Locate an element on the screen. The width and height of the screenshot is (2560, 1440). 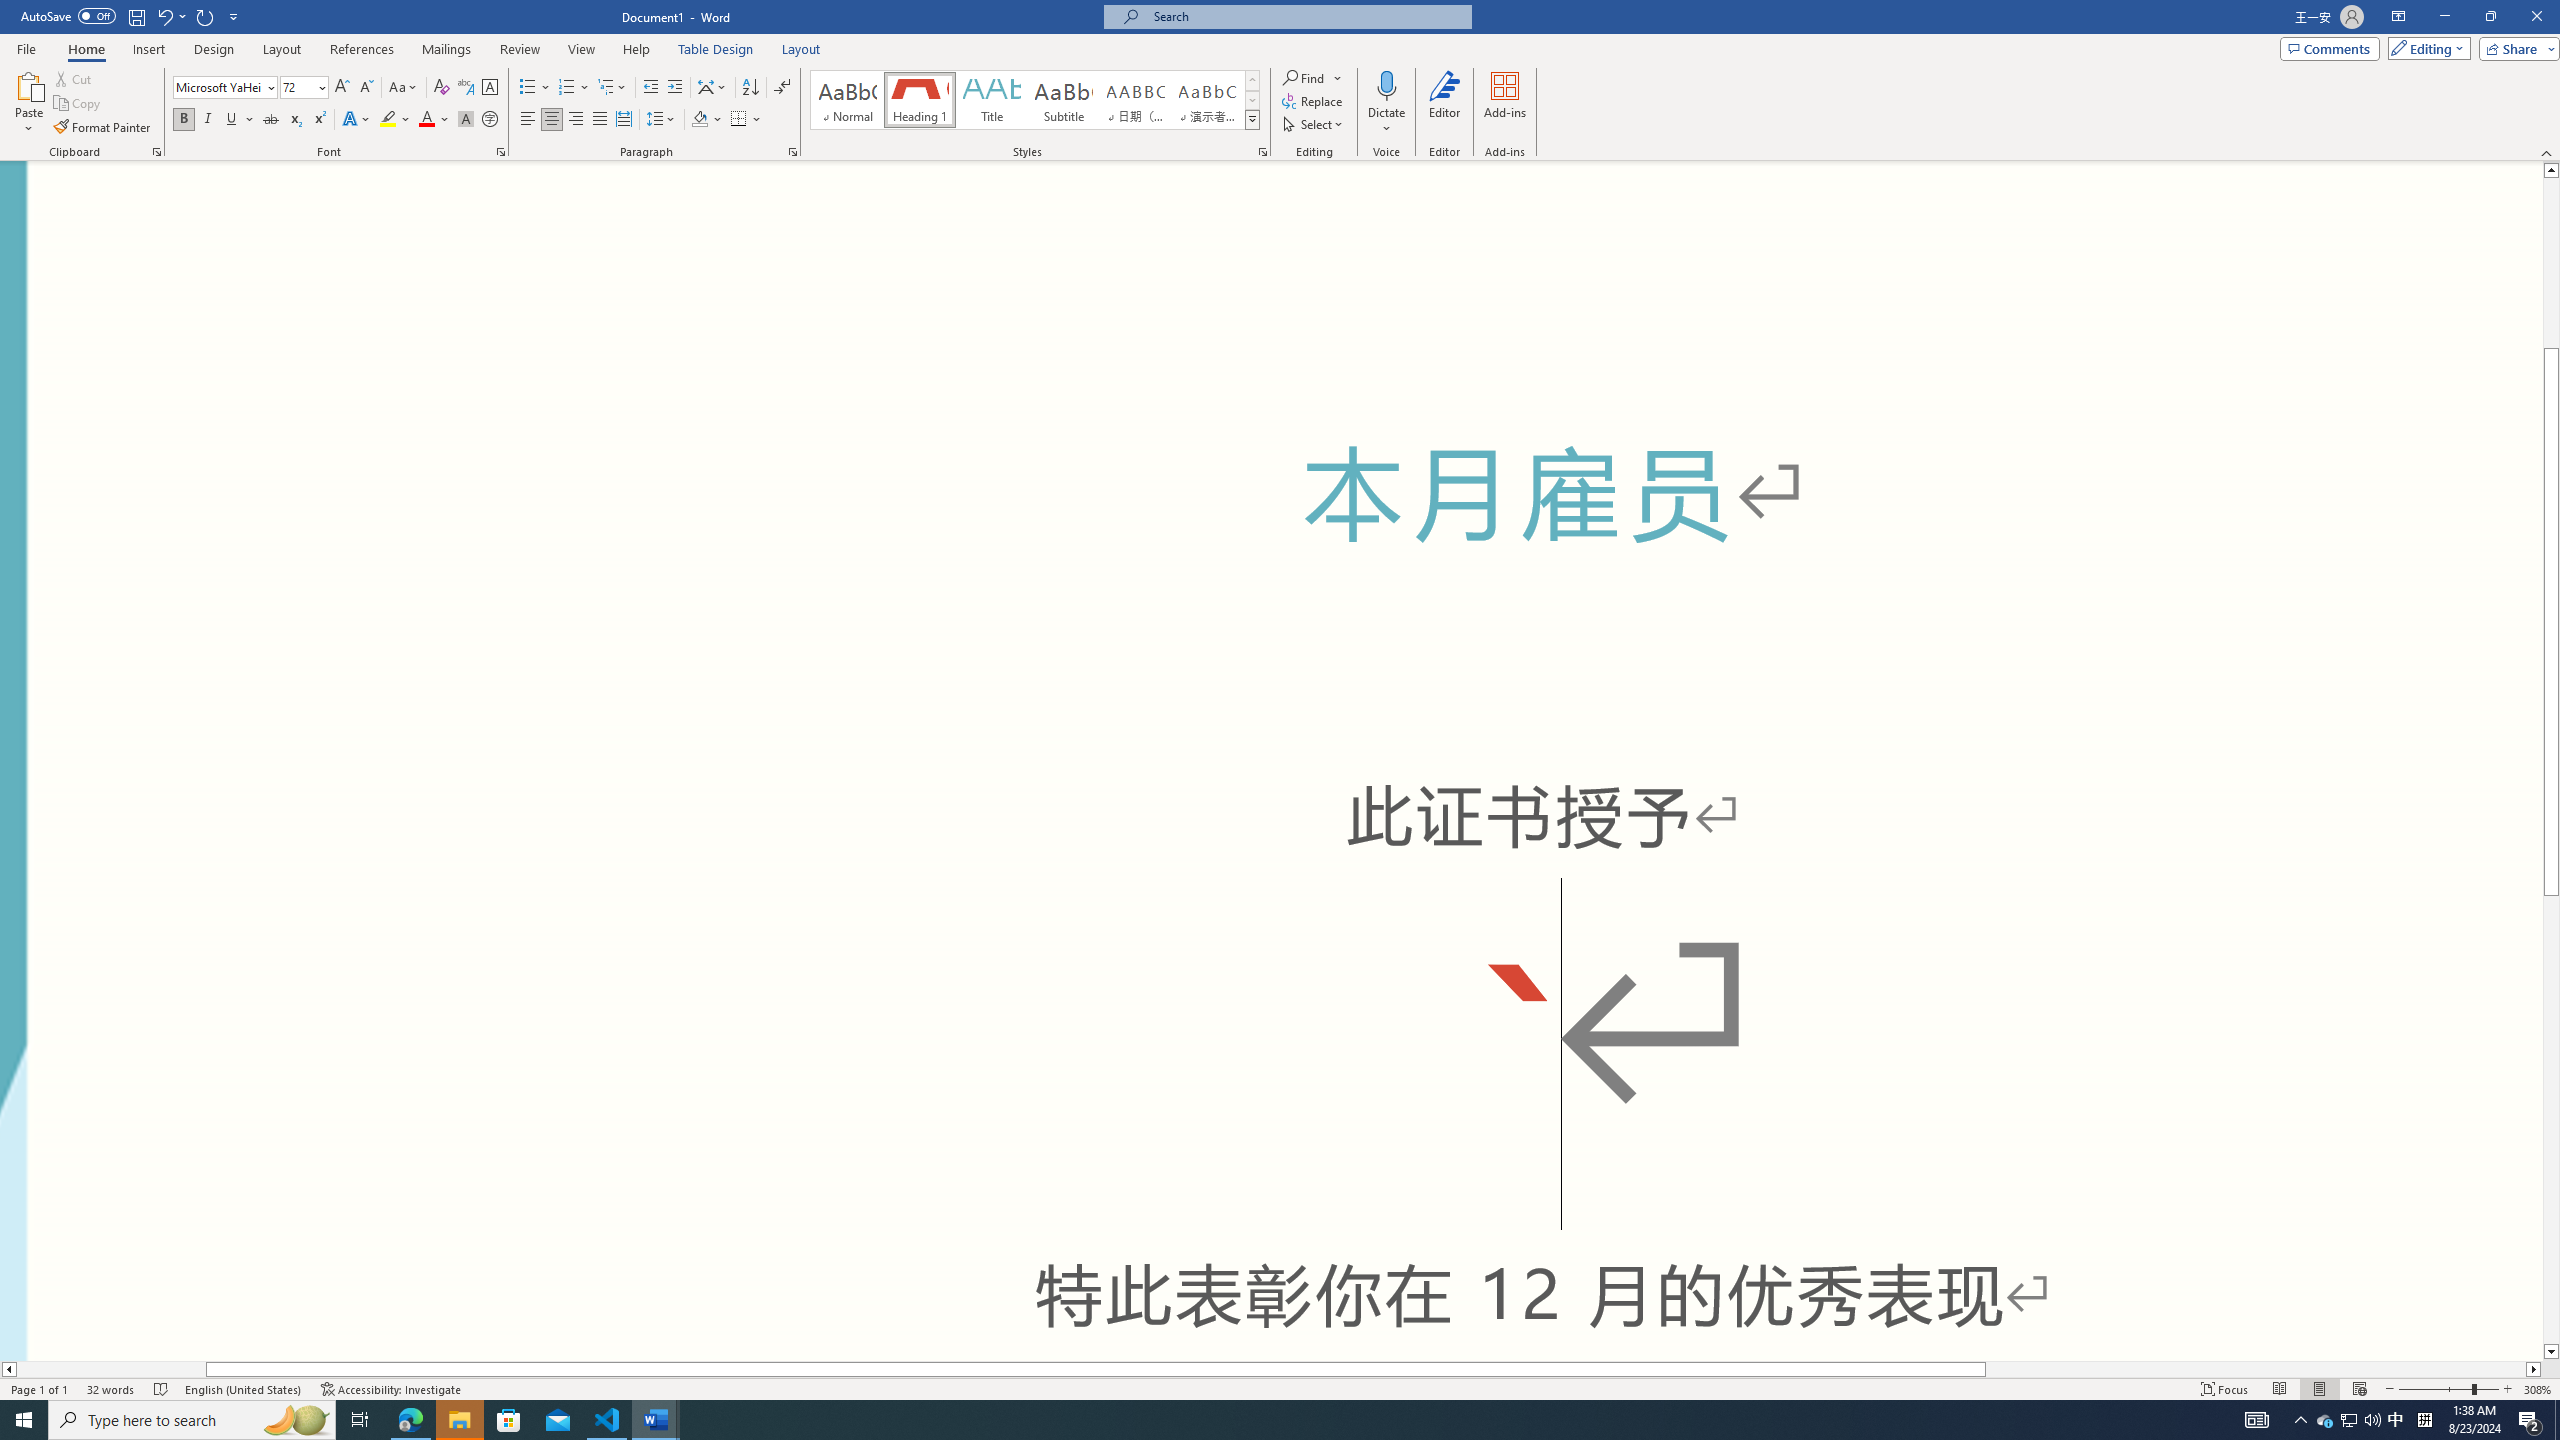
'Paste' is located at coordinates (28, 103).